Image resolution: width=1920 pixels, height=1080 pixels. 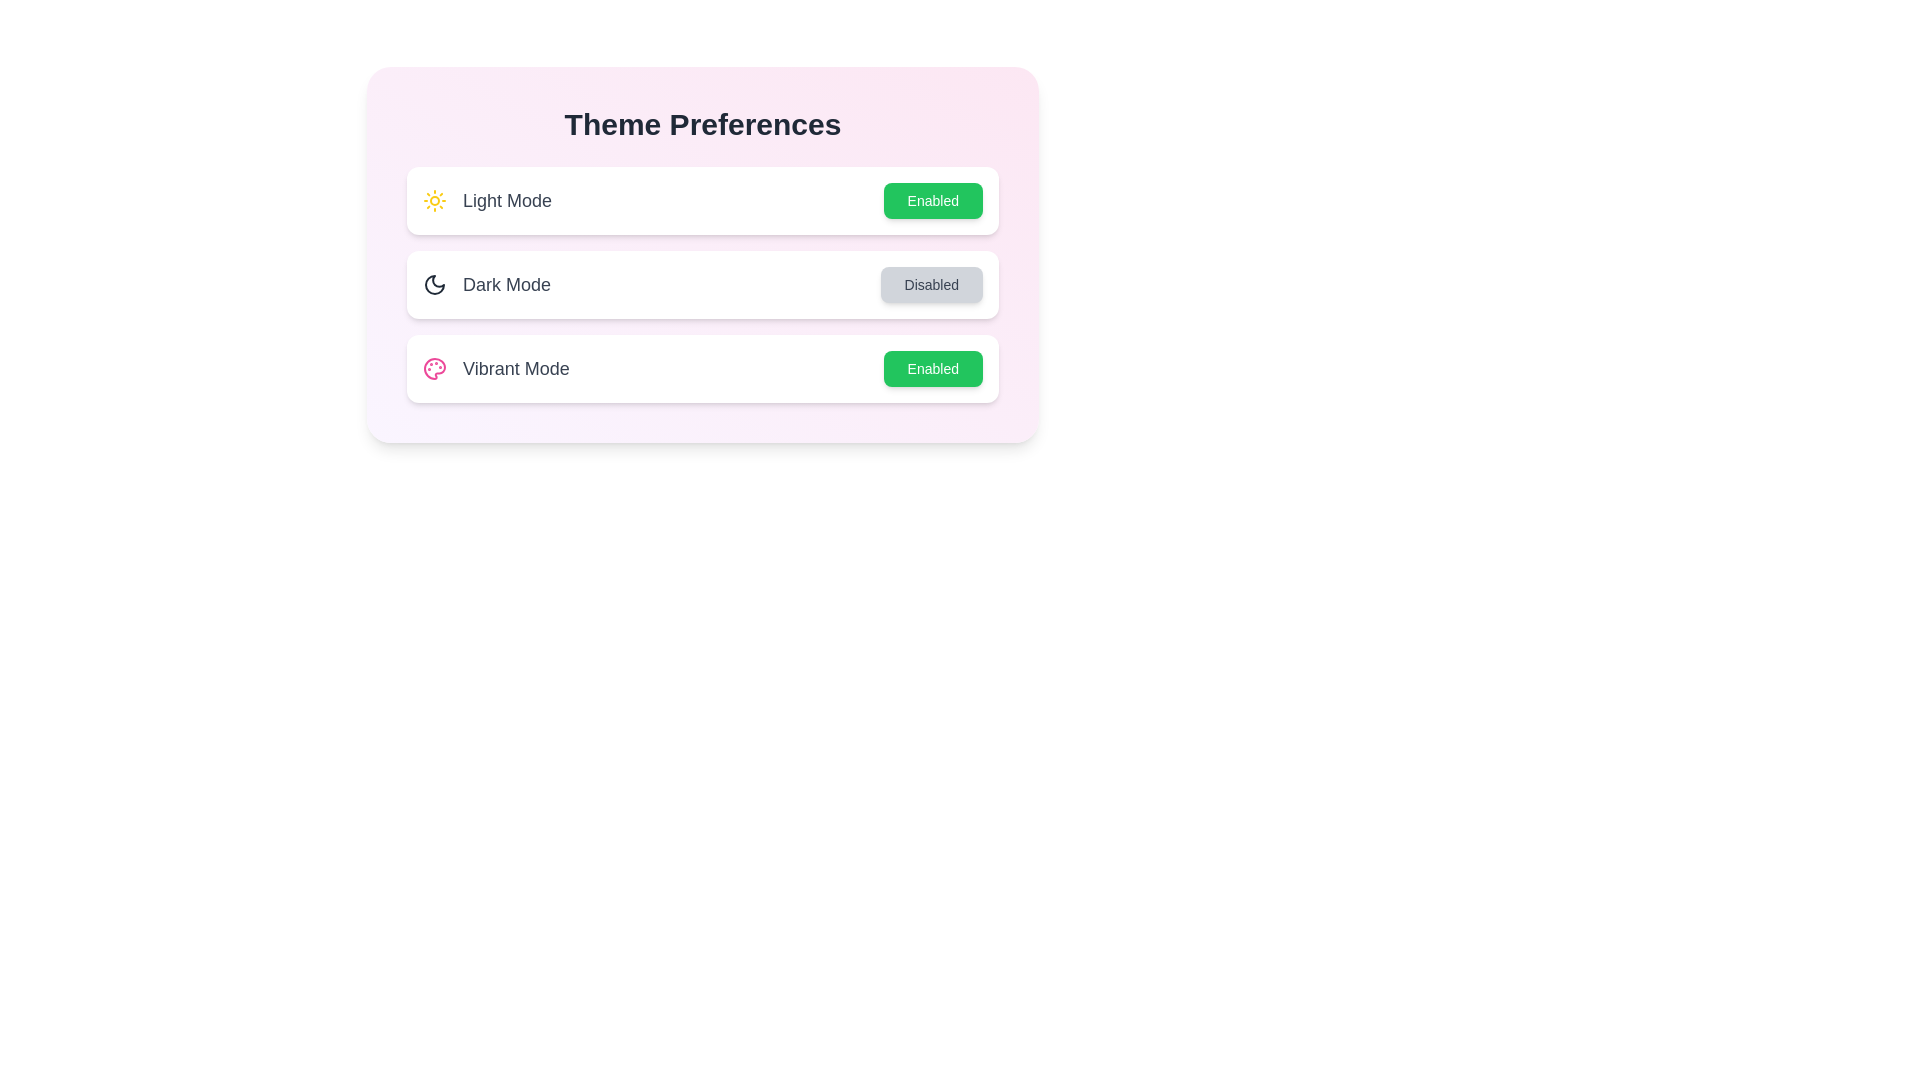 What do you see at coordinates (932, 200) in the screenshot?
I see `the button corresponding to Light mode to observe its hover effect` at bounding box center [932, 200].